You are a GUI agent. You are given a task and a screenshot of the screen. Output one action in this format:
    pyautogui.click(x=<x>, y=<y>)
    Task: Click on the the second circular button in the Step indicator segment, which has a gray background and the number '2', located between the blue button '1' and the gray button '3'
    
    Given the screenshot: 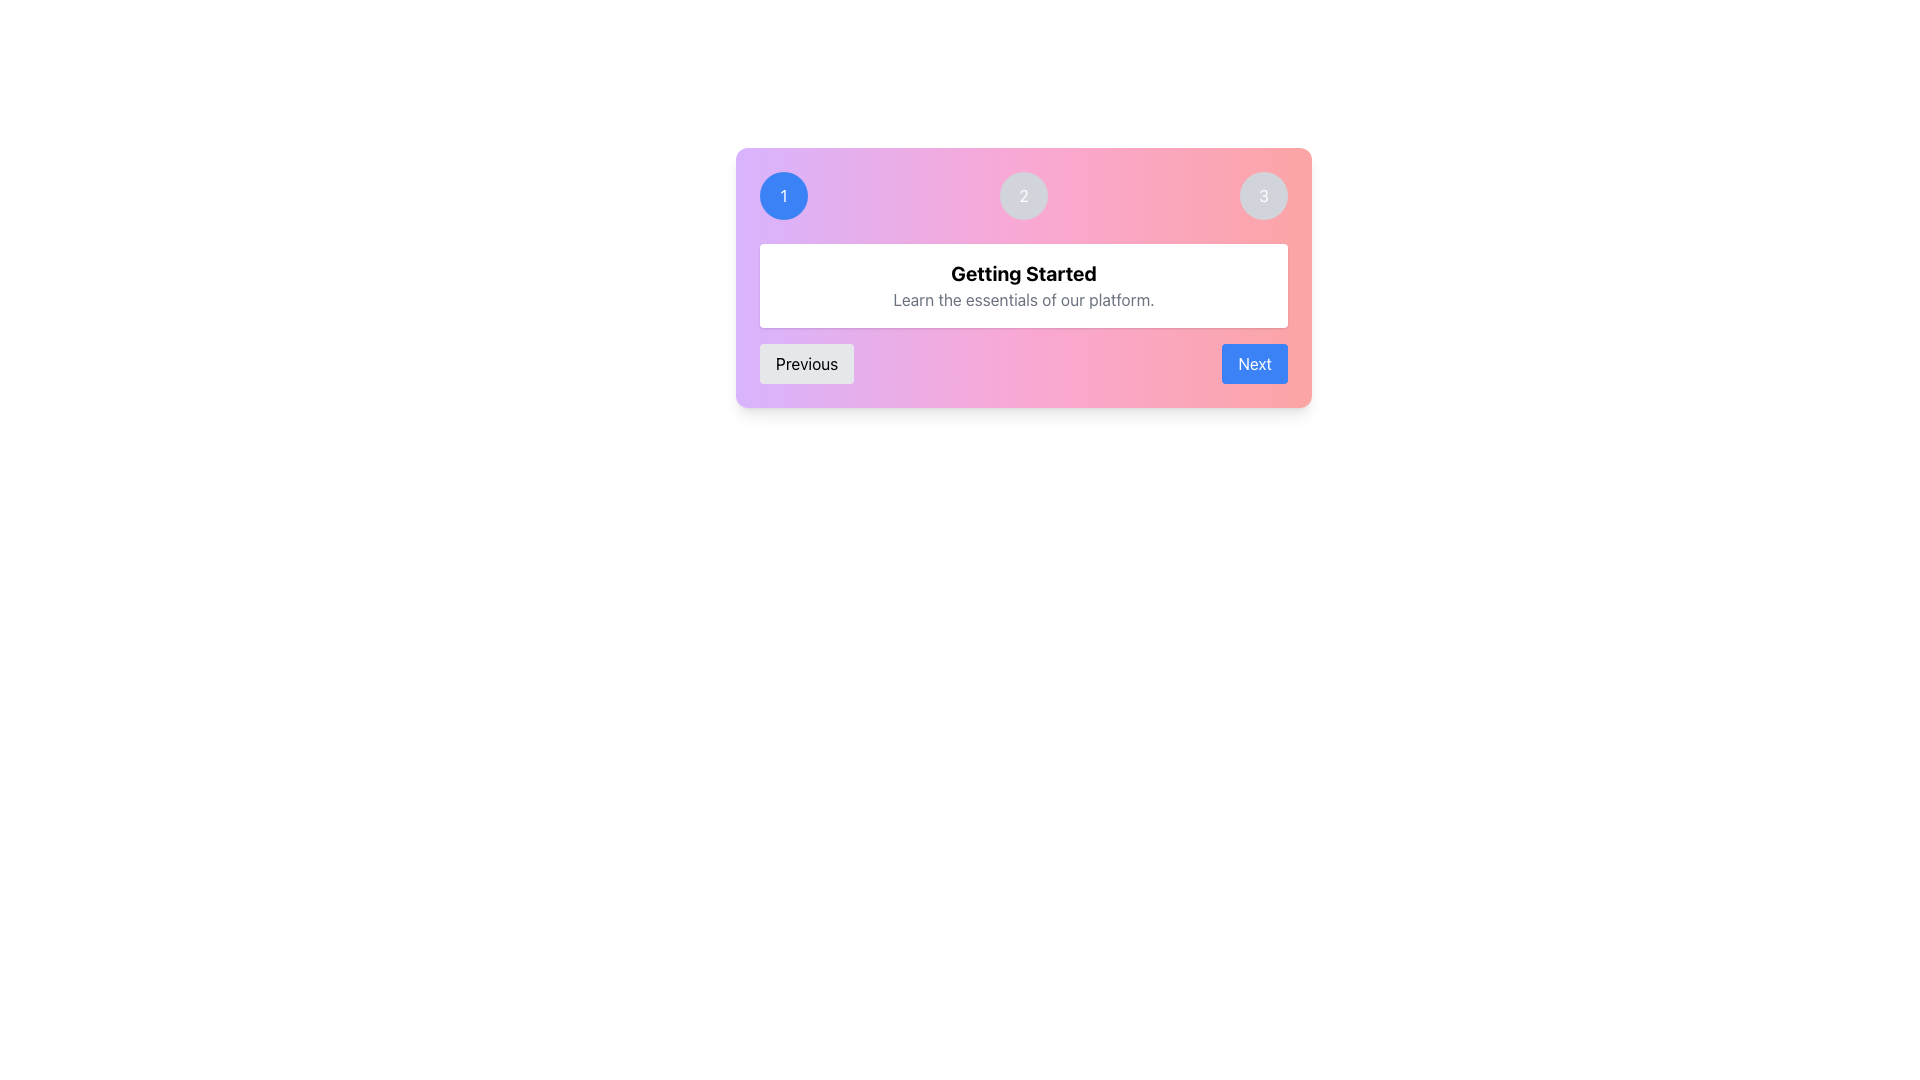 What is the action you would take?
    pyautogui.click(x=1023, y=196)
    